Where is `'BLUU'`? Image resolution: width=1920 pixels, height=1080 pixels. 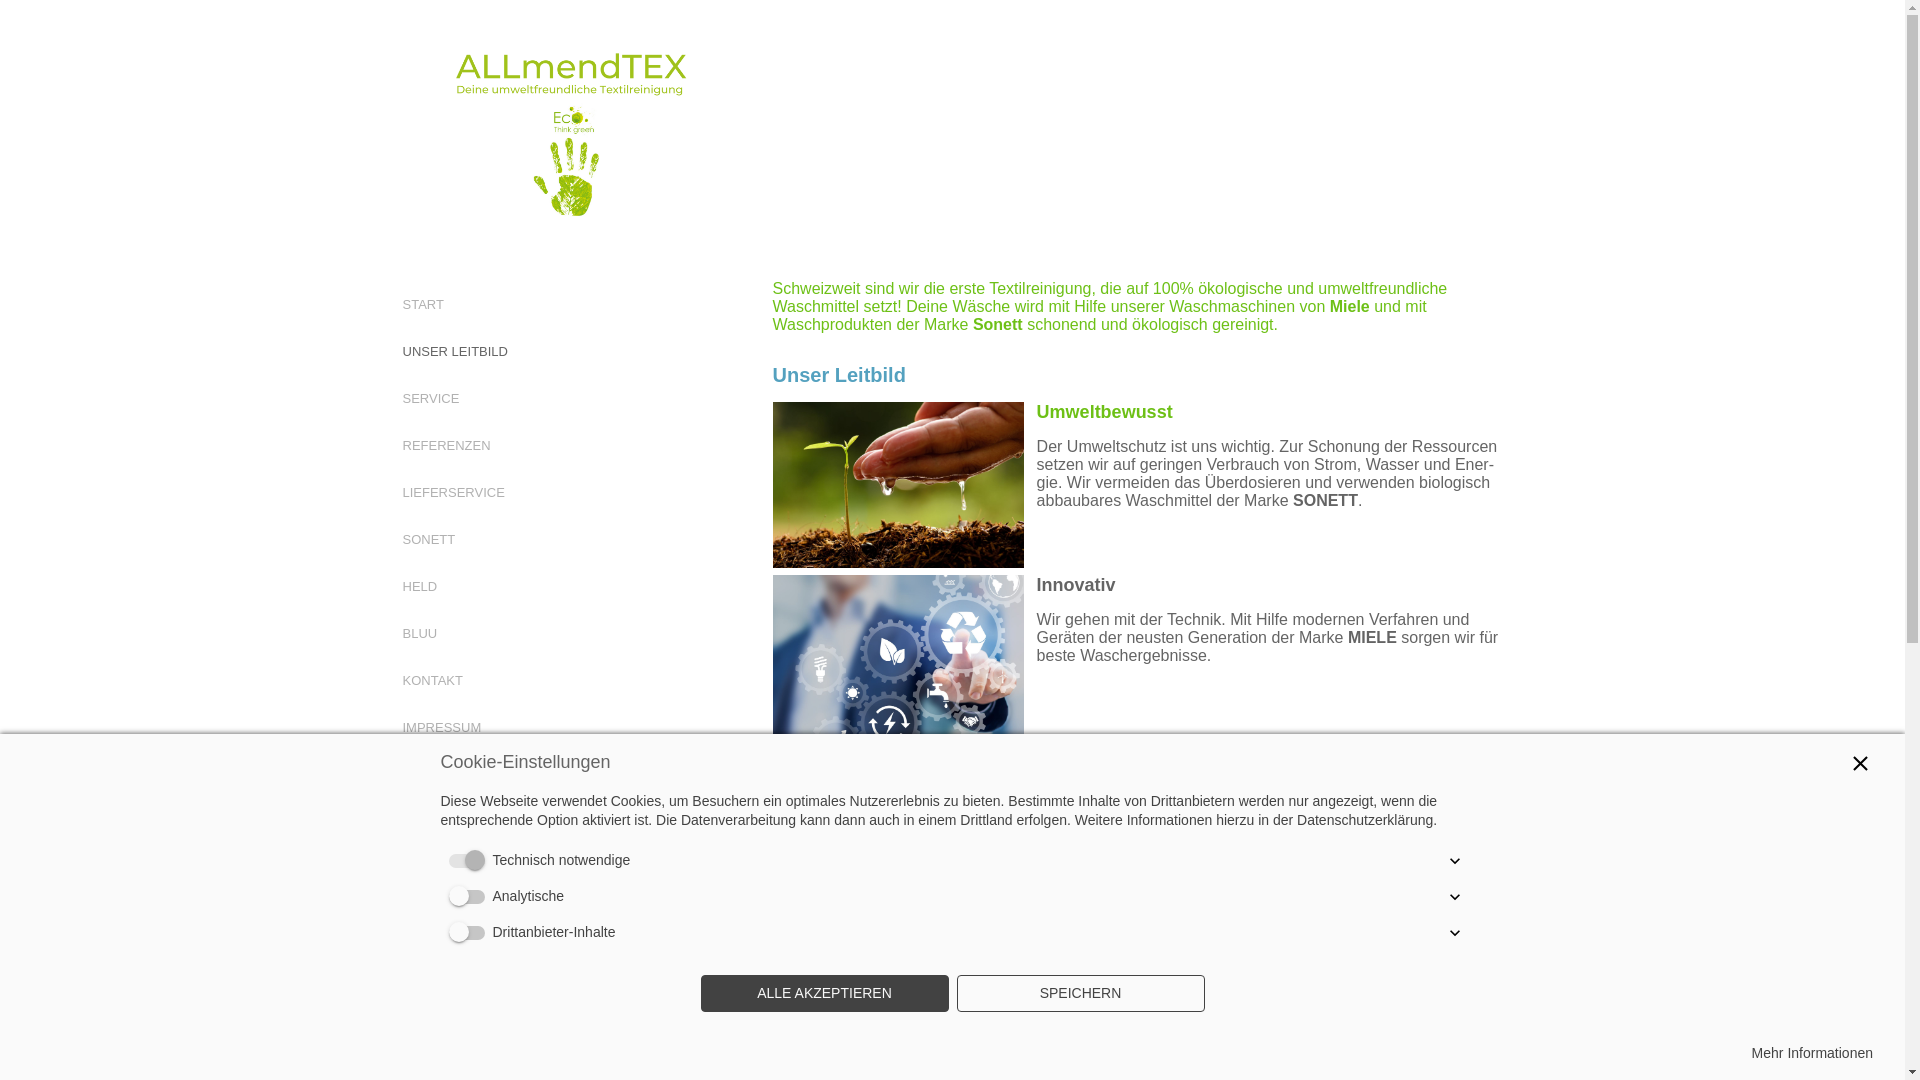
'BLUU' is located at coordinates (418, 633).